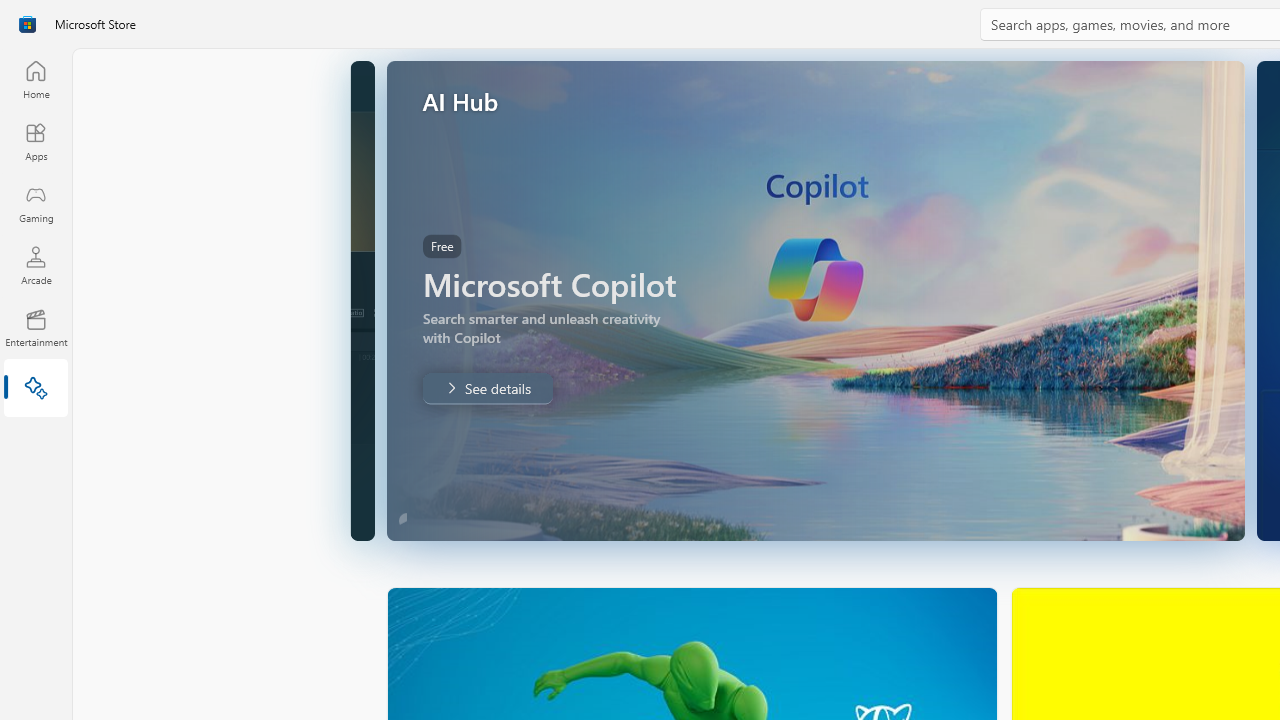 Image resolution: width=1280 pixels, height=720 pixels. Describe the element at coordinates (35, 264) in the screenshot. I see `'Arcade'` at that location.